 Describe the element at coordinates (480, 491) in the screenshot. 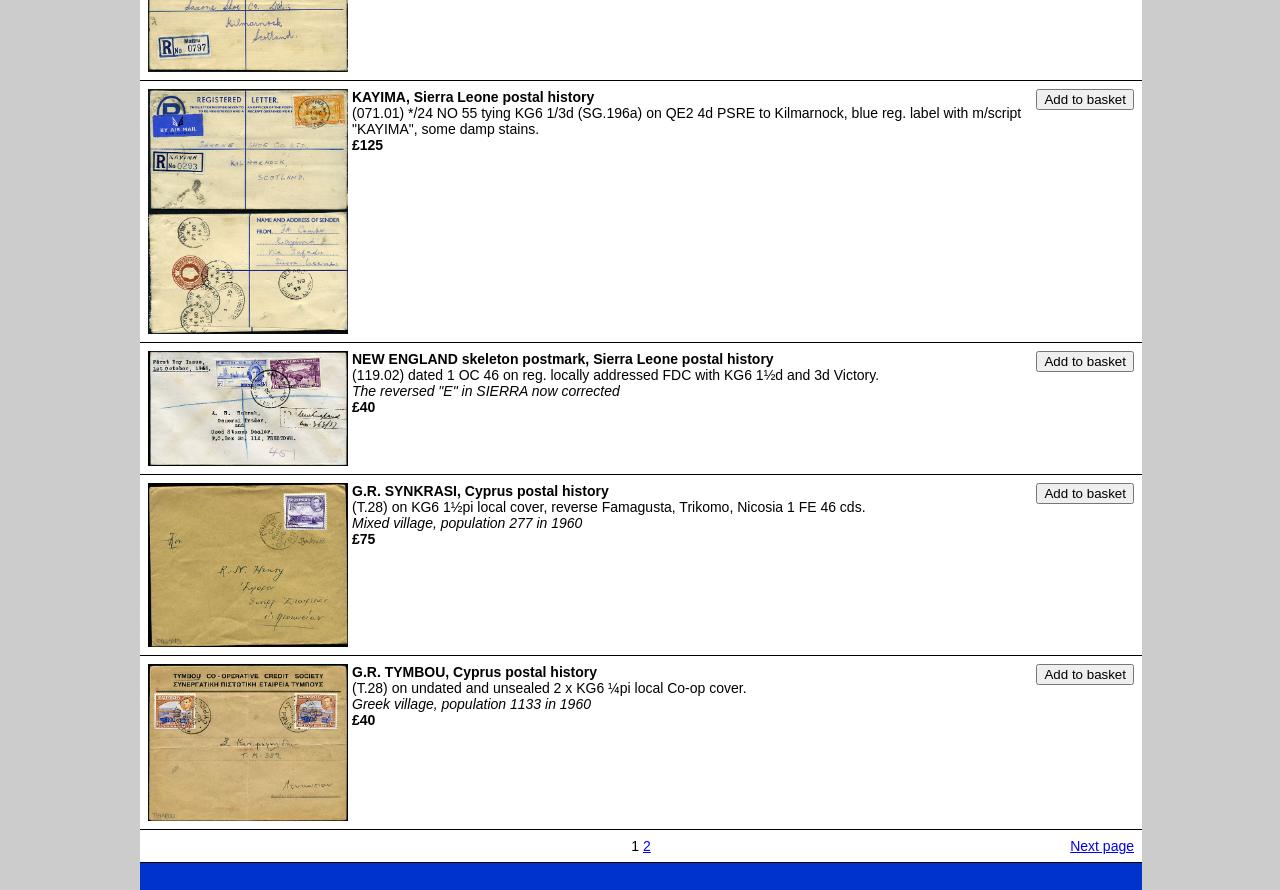

I see `'G.R. SYNKRASI, Cyprus postal history'` at that location.